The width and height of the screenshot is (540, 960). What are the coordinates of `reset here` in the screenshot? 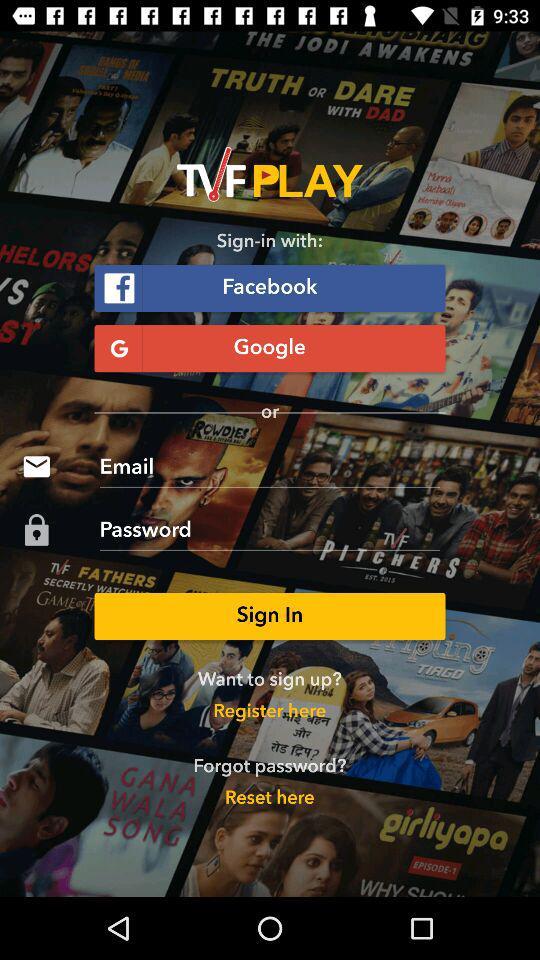 It's located at (270, 799).